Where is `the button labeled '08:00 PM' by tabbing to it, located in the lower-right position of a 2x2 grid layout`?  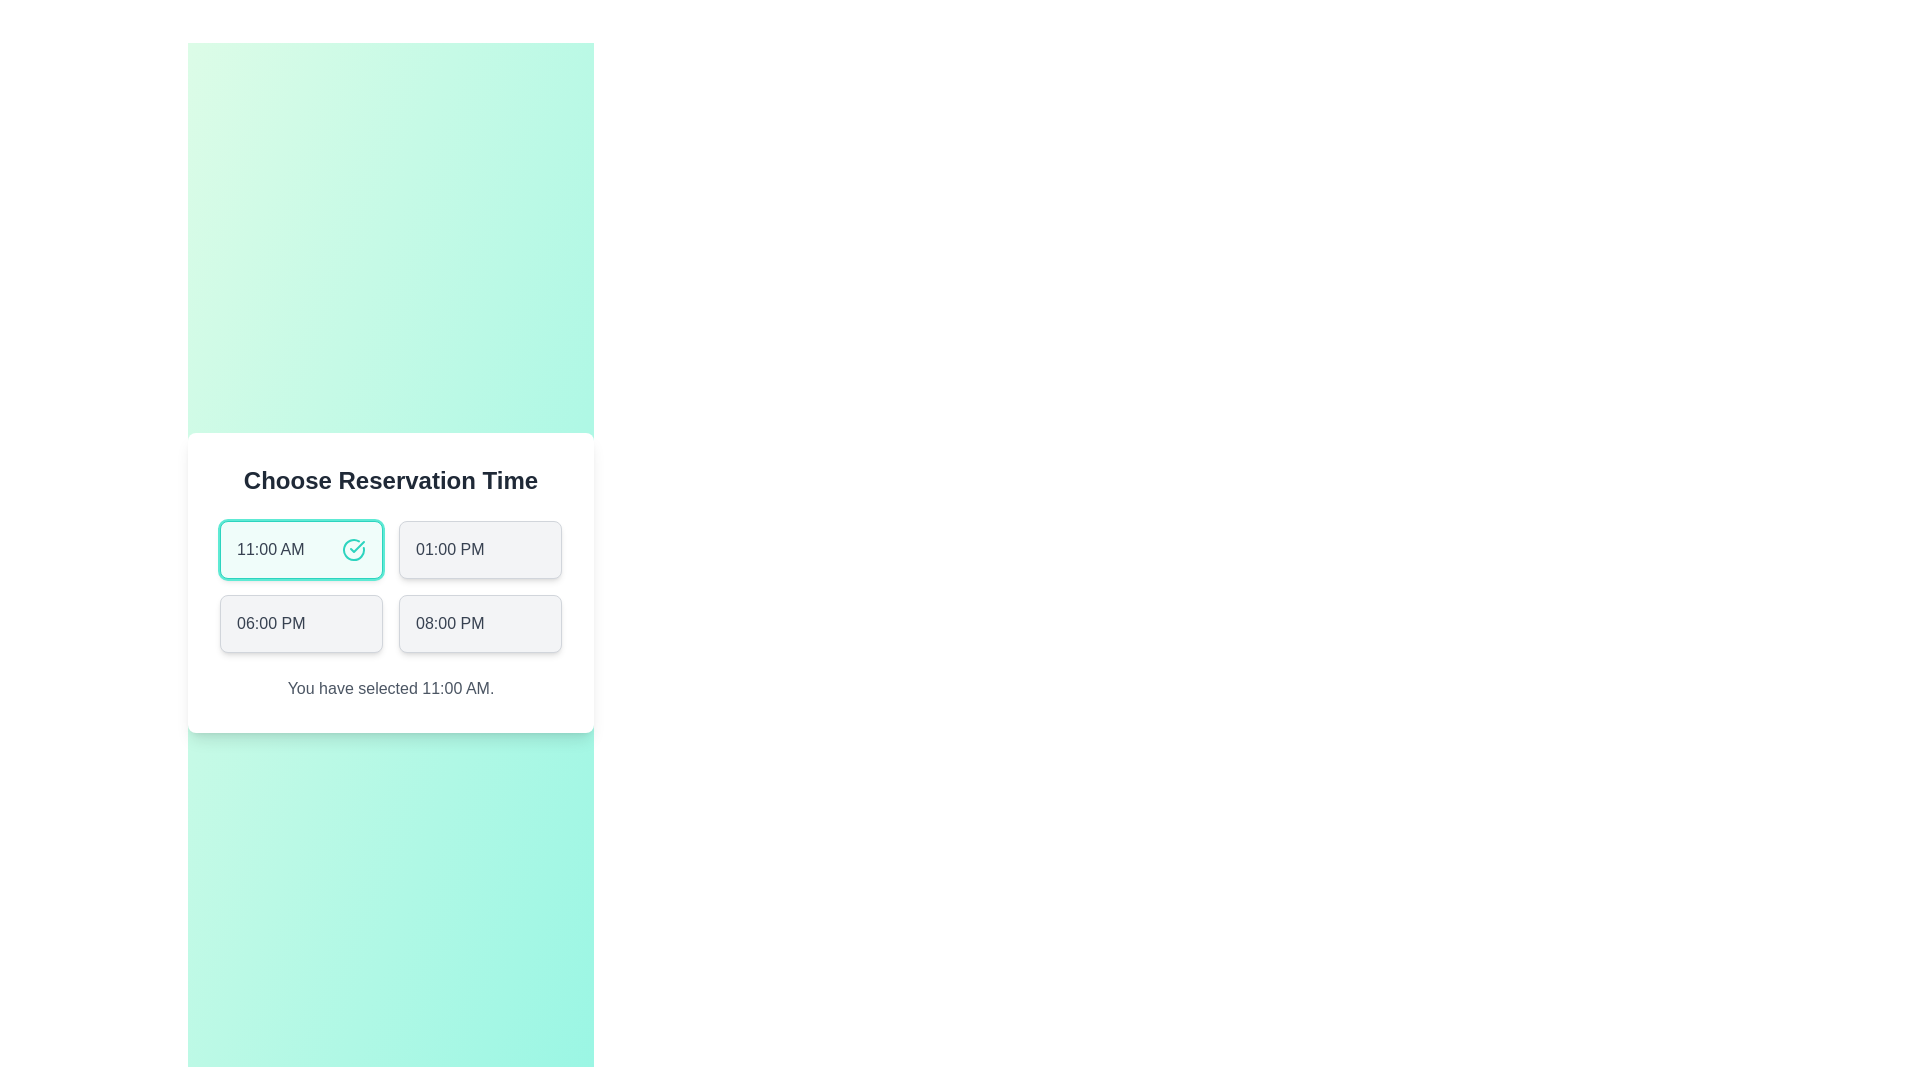 the button labeled '08:00 PM' by tabbing to it, located in the lower-right position of a 2x2 grid layout is located at coordinates (480, 623).